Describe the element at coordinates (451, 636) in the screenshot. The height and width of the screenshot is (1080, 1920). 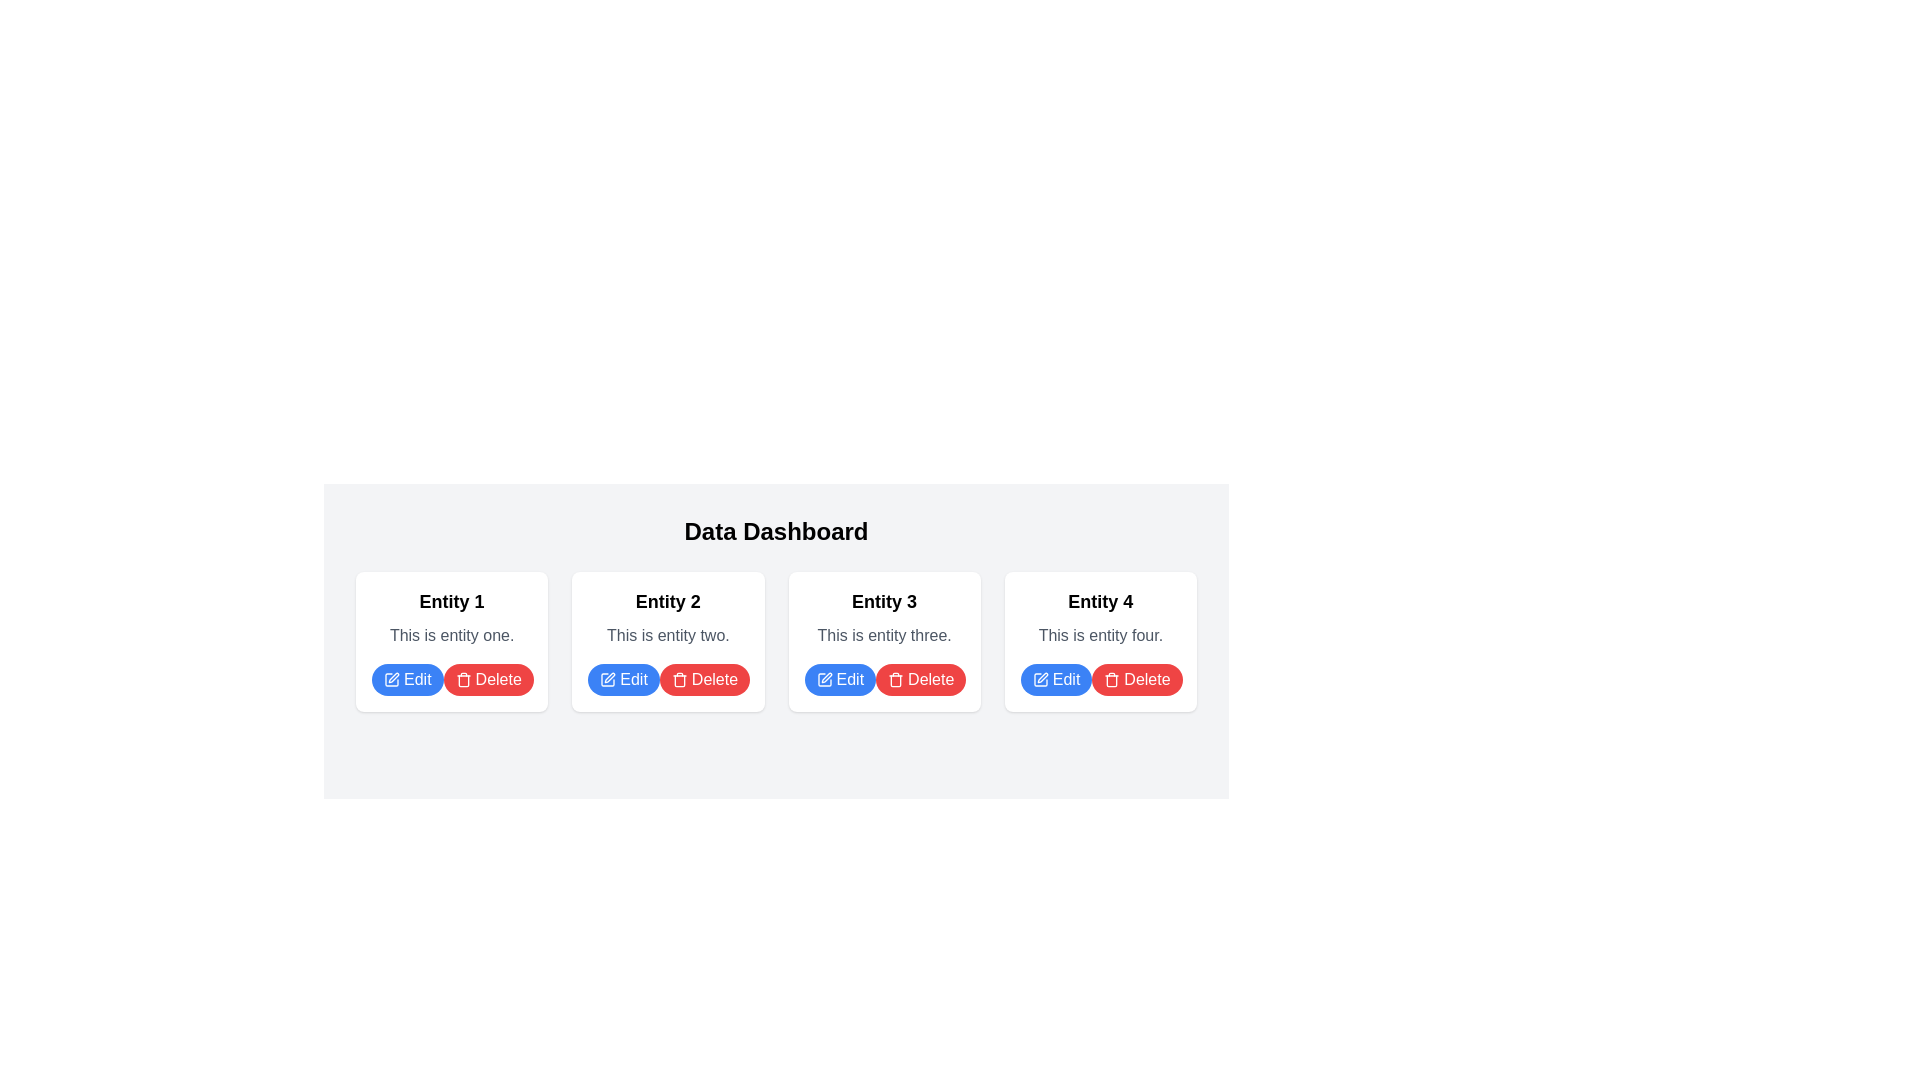
I see `the static text that serves as a descriptive subtitle for the 'Entity 1' card, which is the first card from the left in a horizontal row of similar cards` at that location.